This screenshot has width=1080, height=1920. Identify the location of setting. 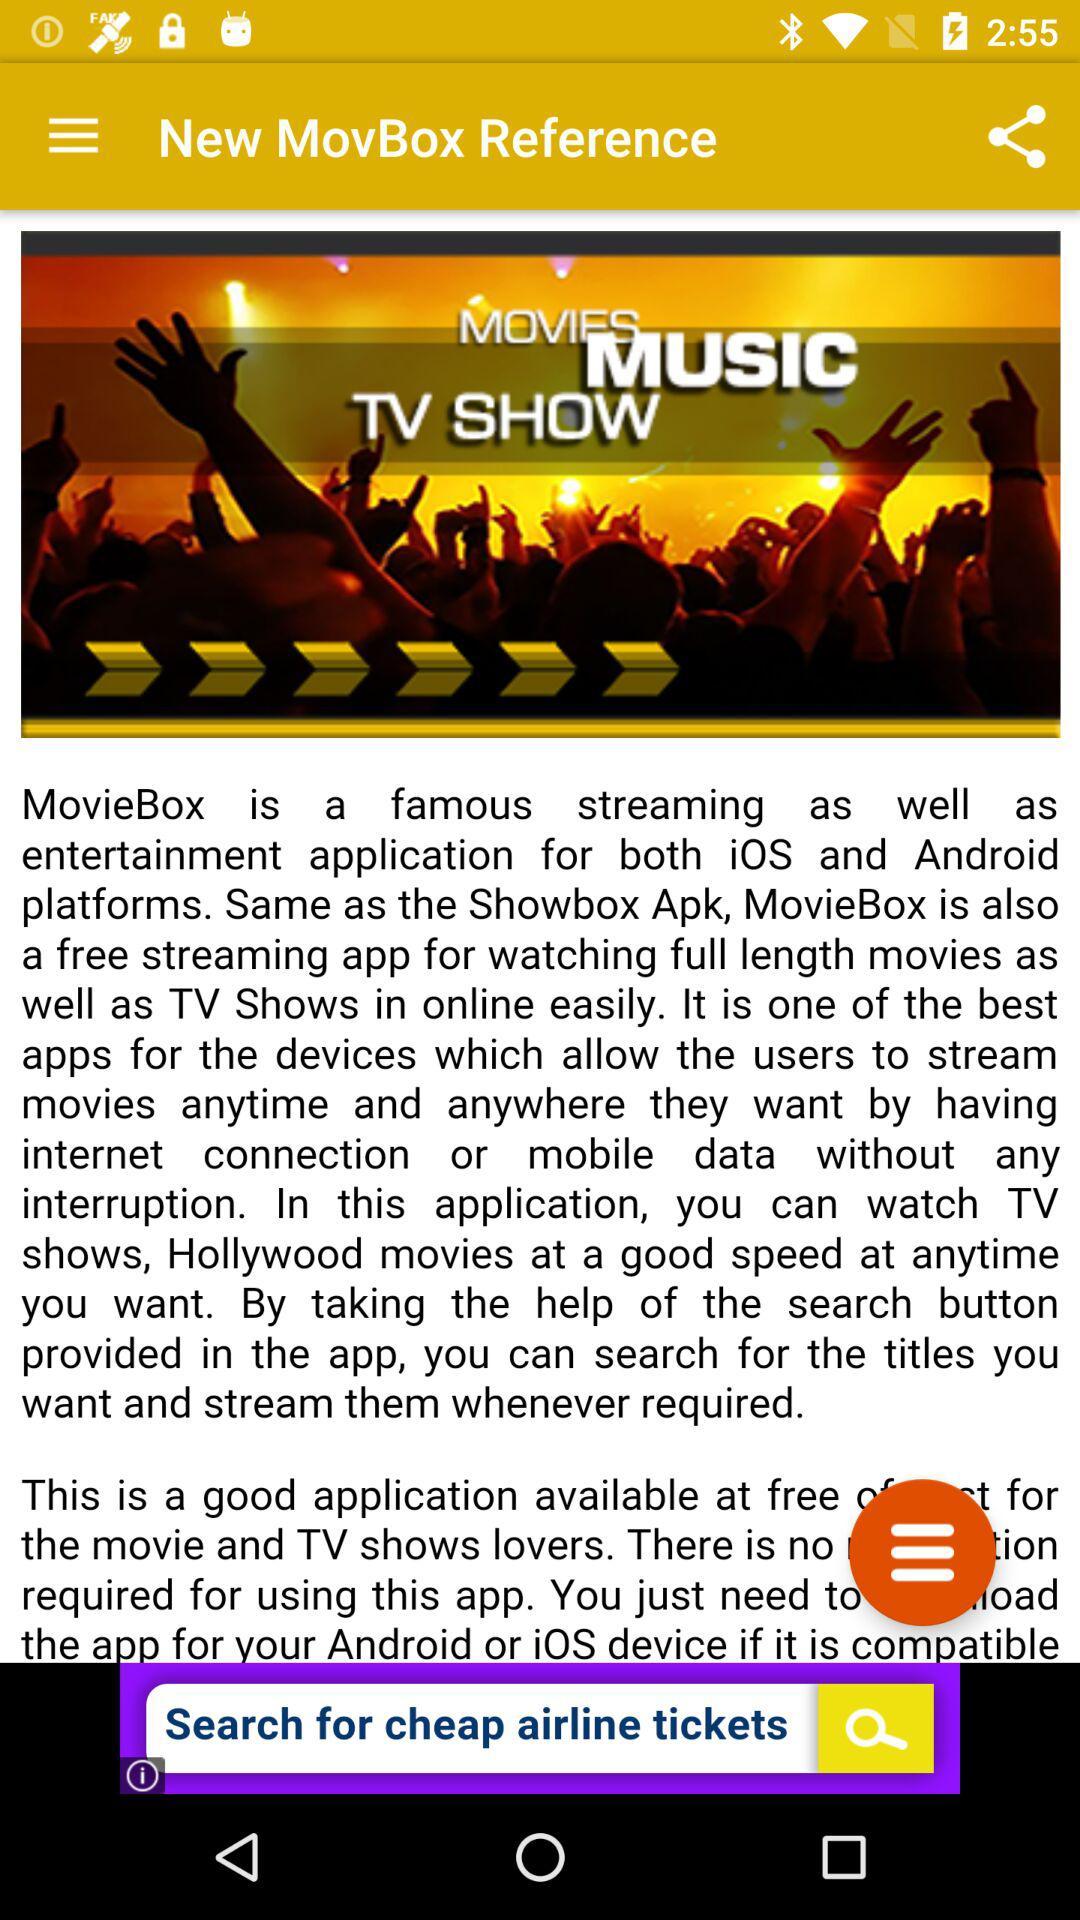
(922, 1551).